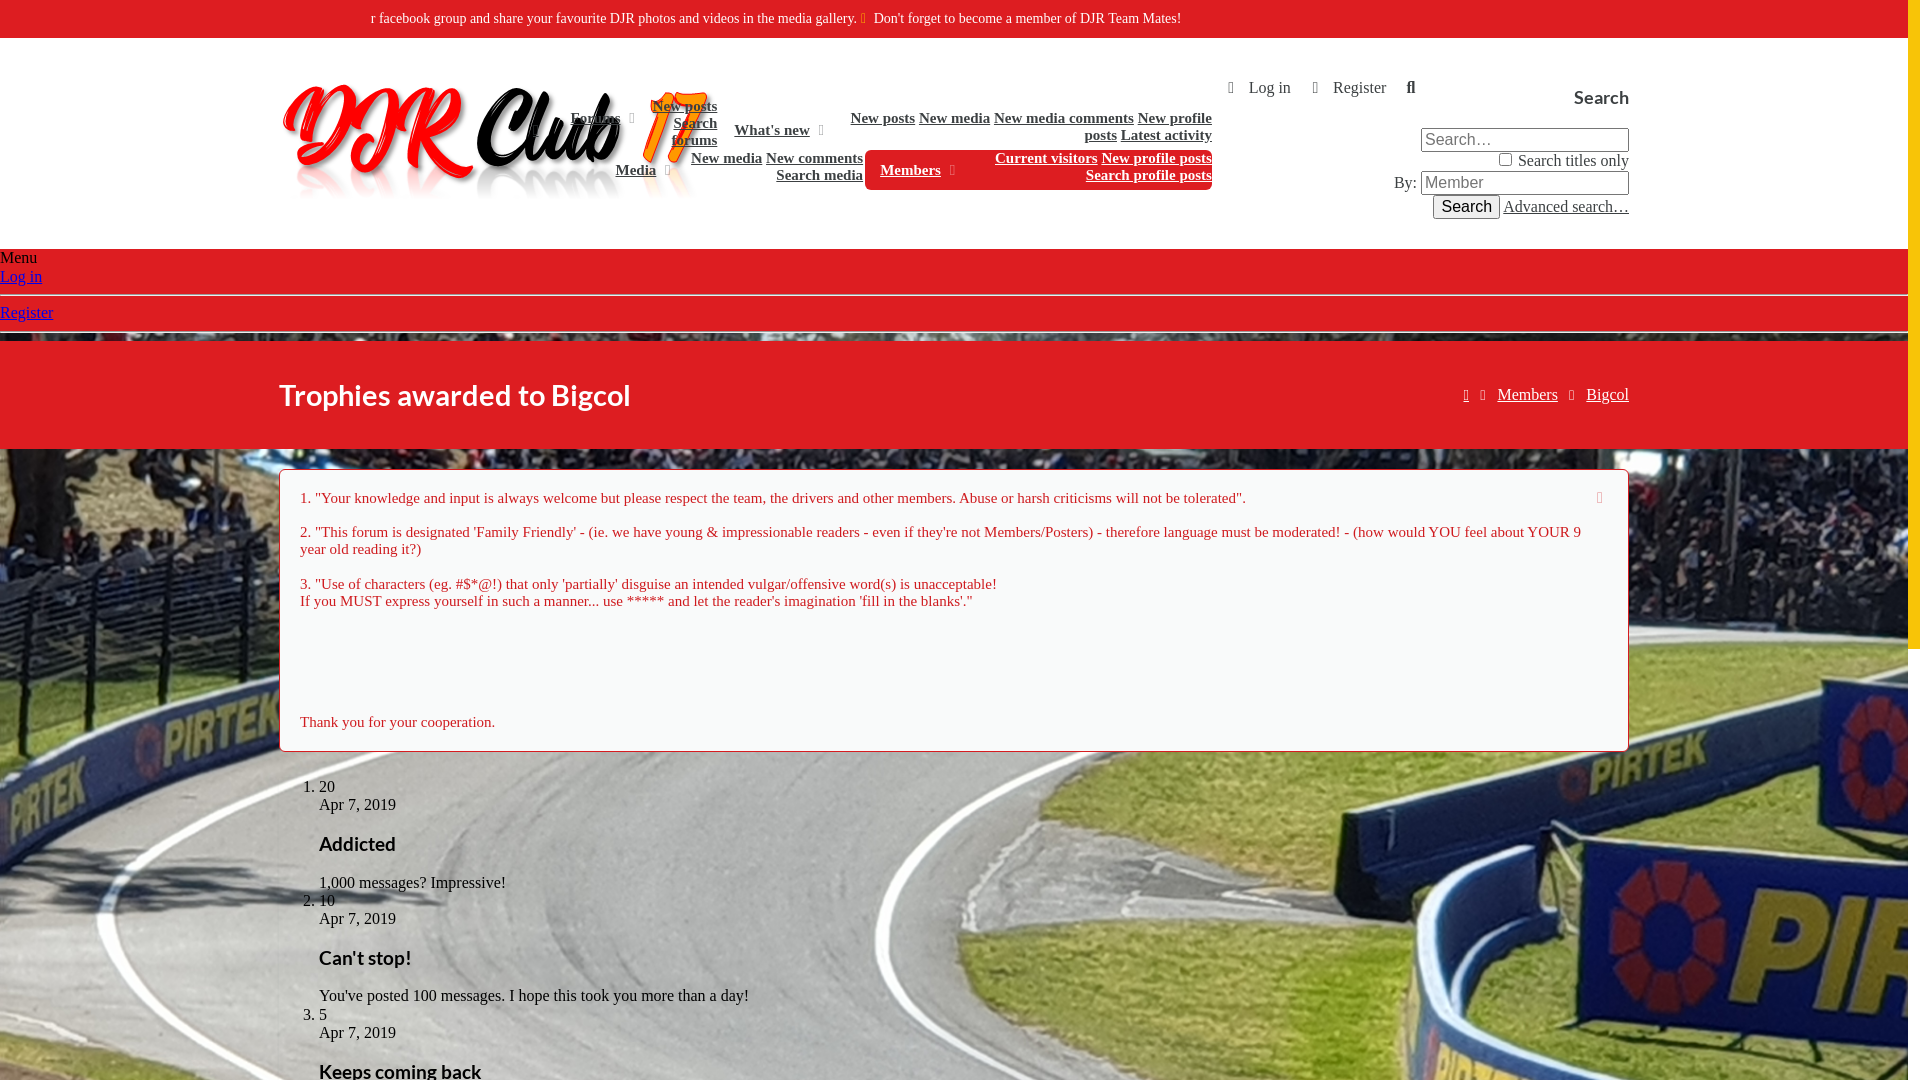 The width and height of the screenshot is (1920, 1080). Describe the element at coordinates (685, 105) in the screenshot. I see `'New posts'` at that location.